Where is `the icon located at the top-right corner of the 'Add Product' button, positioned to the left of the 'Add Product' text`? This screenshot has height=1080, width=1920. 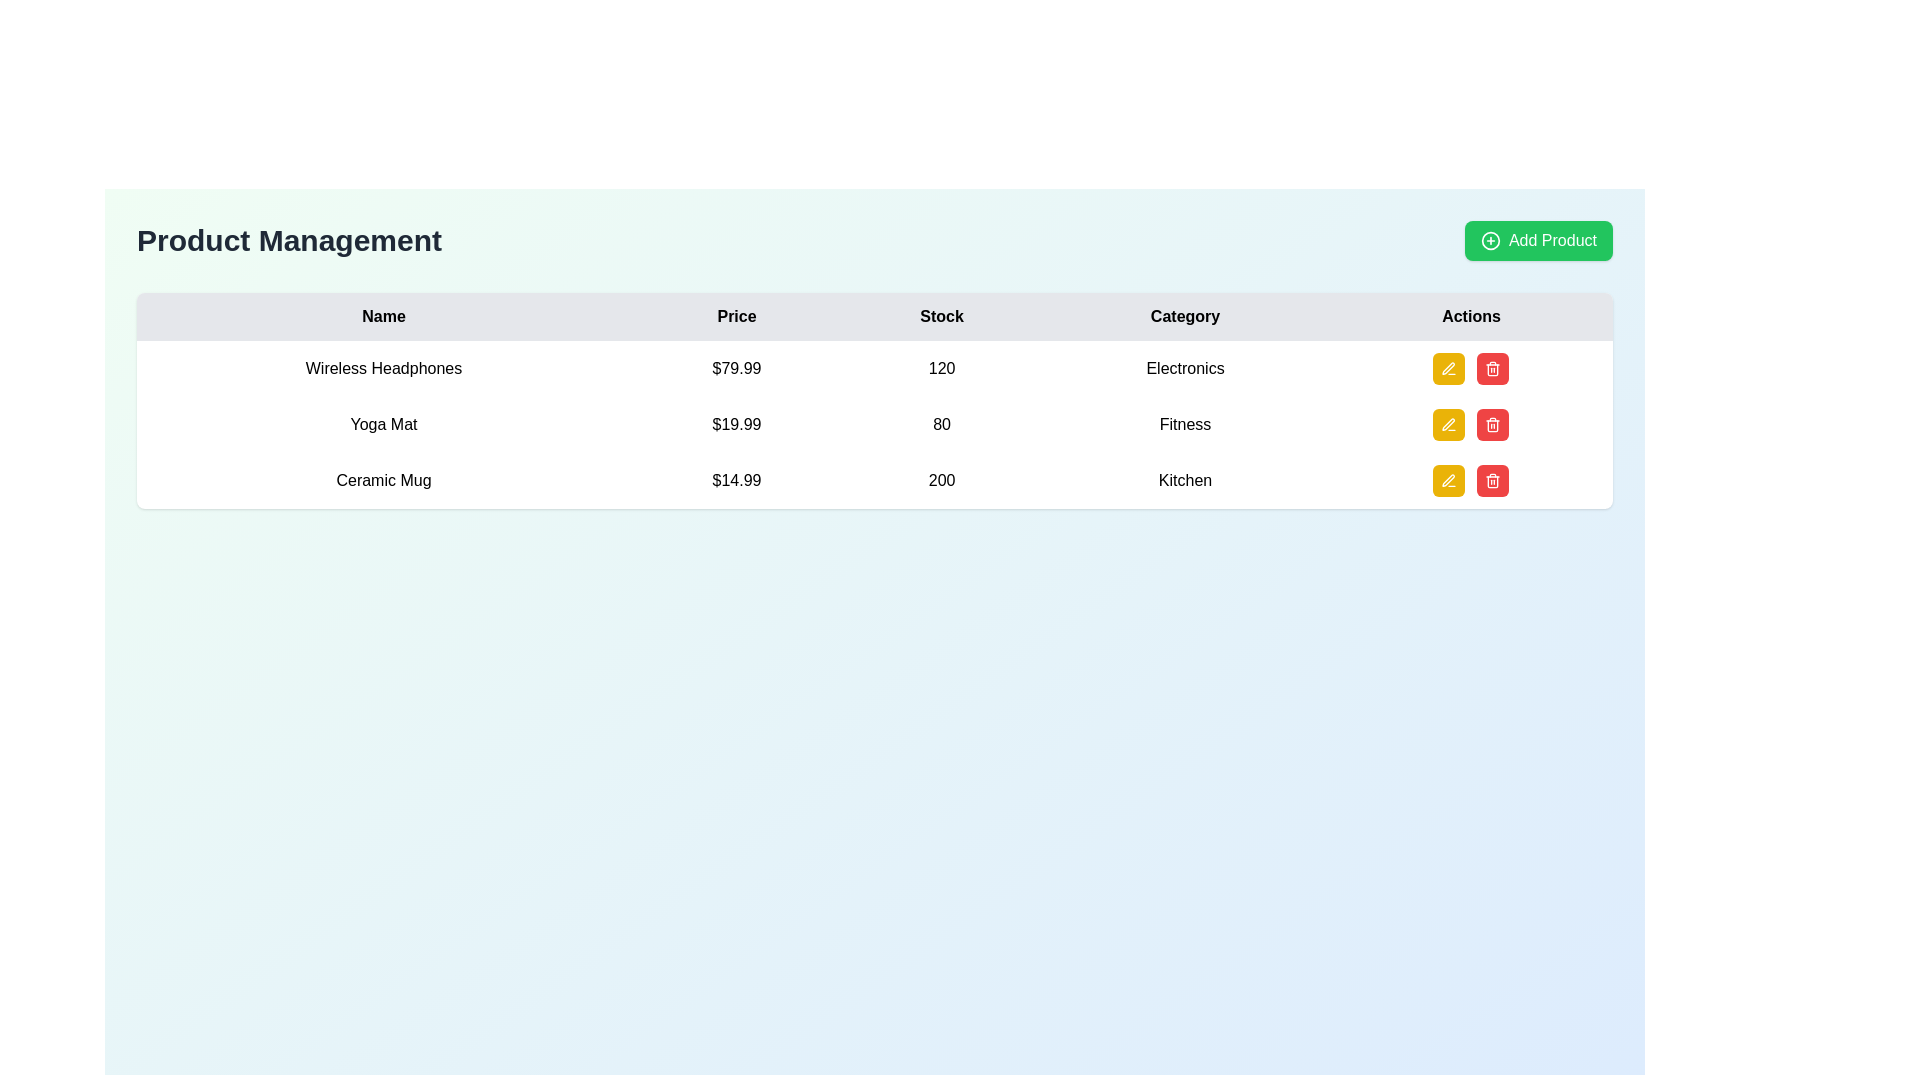 the icon located at the top-right corner of the 'Add Product' button, positioned to the left of the 'Add Product' text is located at coordinates (1490, 239).